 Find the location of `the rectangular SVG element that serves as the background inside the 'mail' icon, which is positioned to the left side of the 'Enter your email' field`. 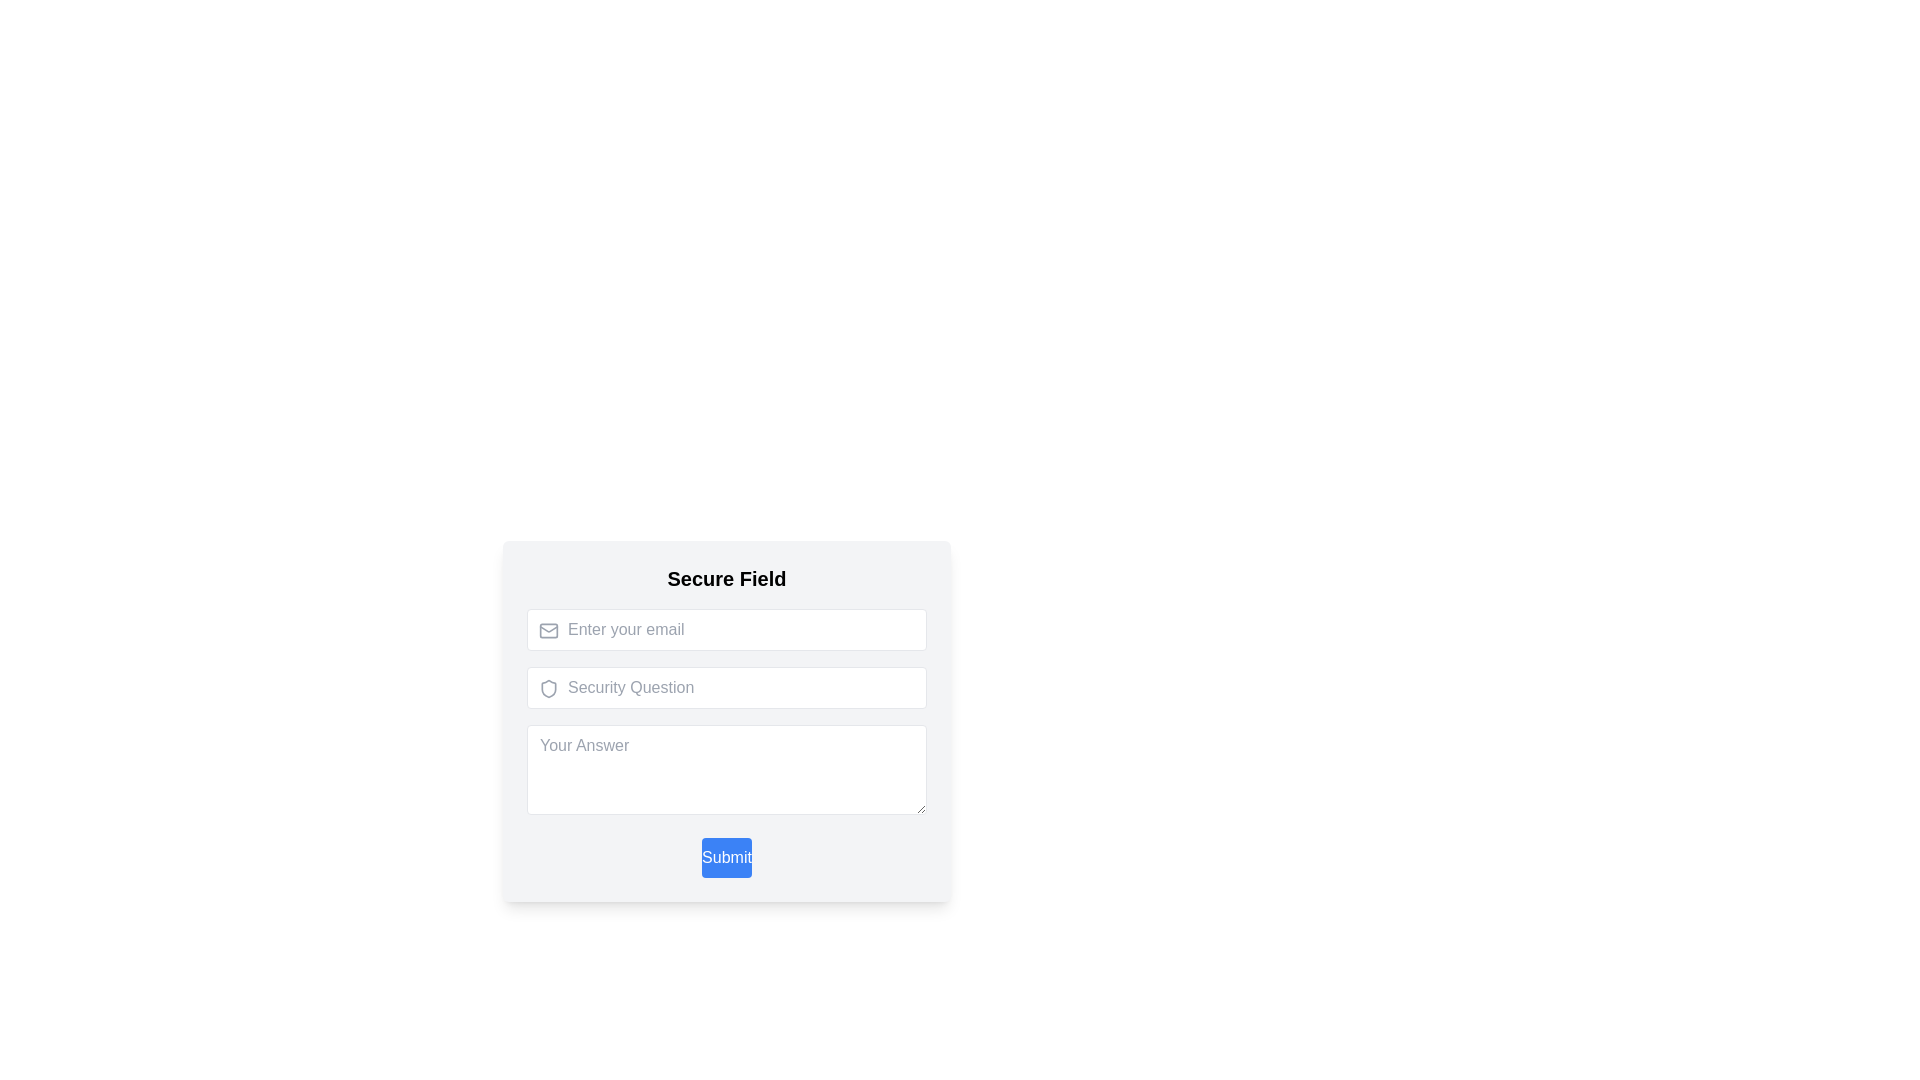

the rectangular SVG element that serves as the background inside the 'mail' icon, which is positioned to the left side of the 'Enter your email' field is located at coordinates (548, 631).